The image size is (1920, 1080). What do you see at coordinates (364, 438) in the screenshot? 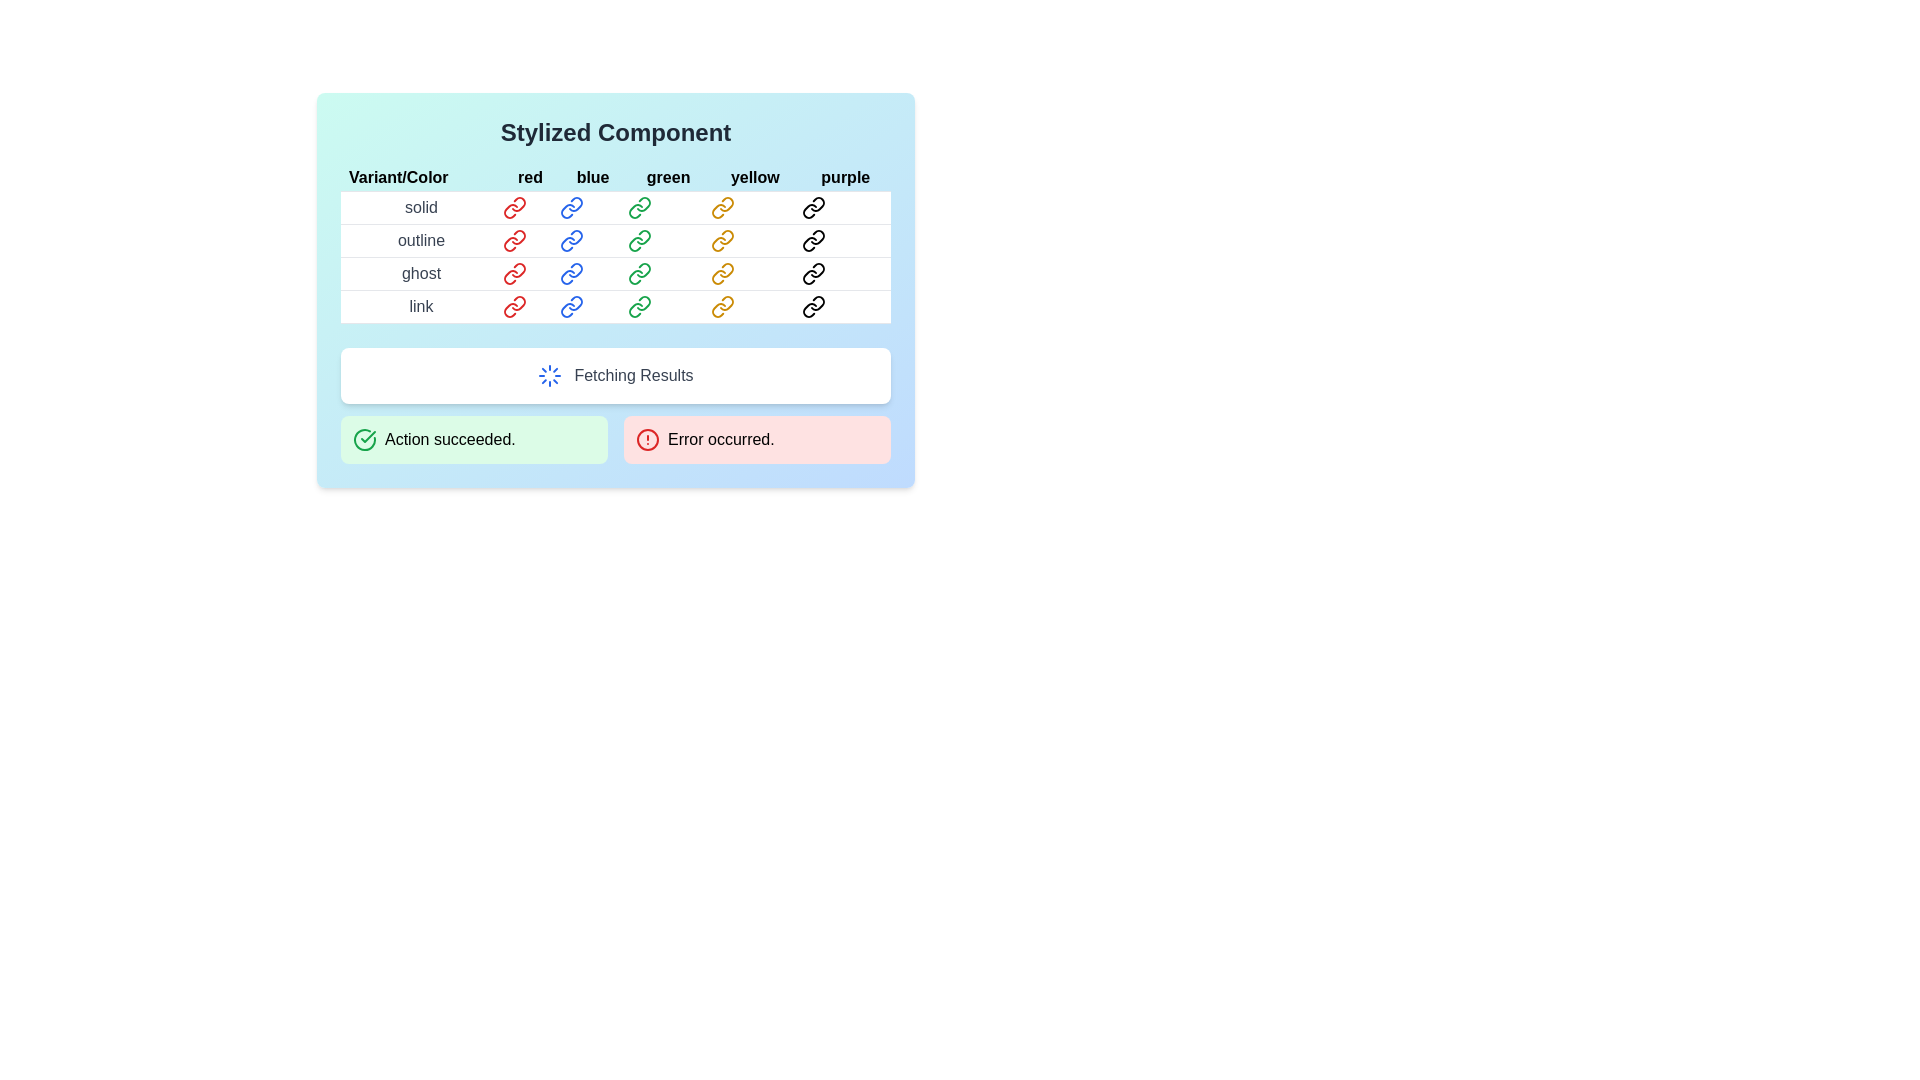
I see `the Icon that indicates successful completion of an operation, located on the left side of the green background notification bar labeled 'Action succeeded.'` at bounding box center [364, 438].